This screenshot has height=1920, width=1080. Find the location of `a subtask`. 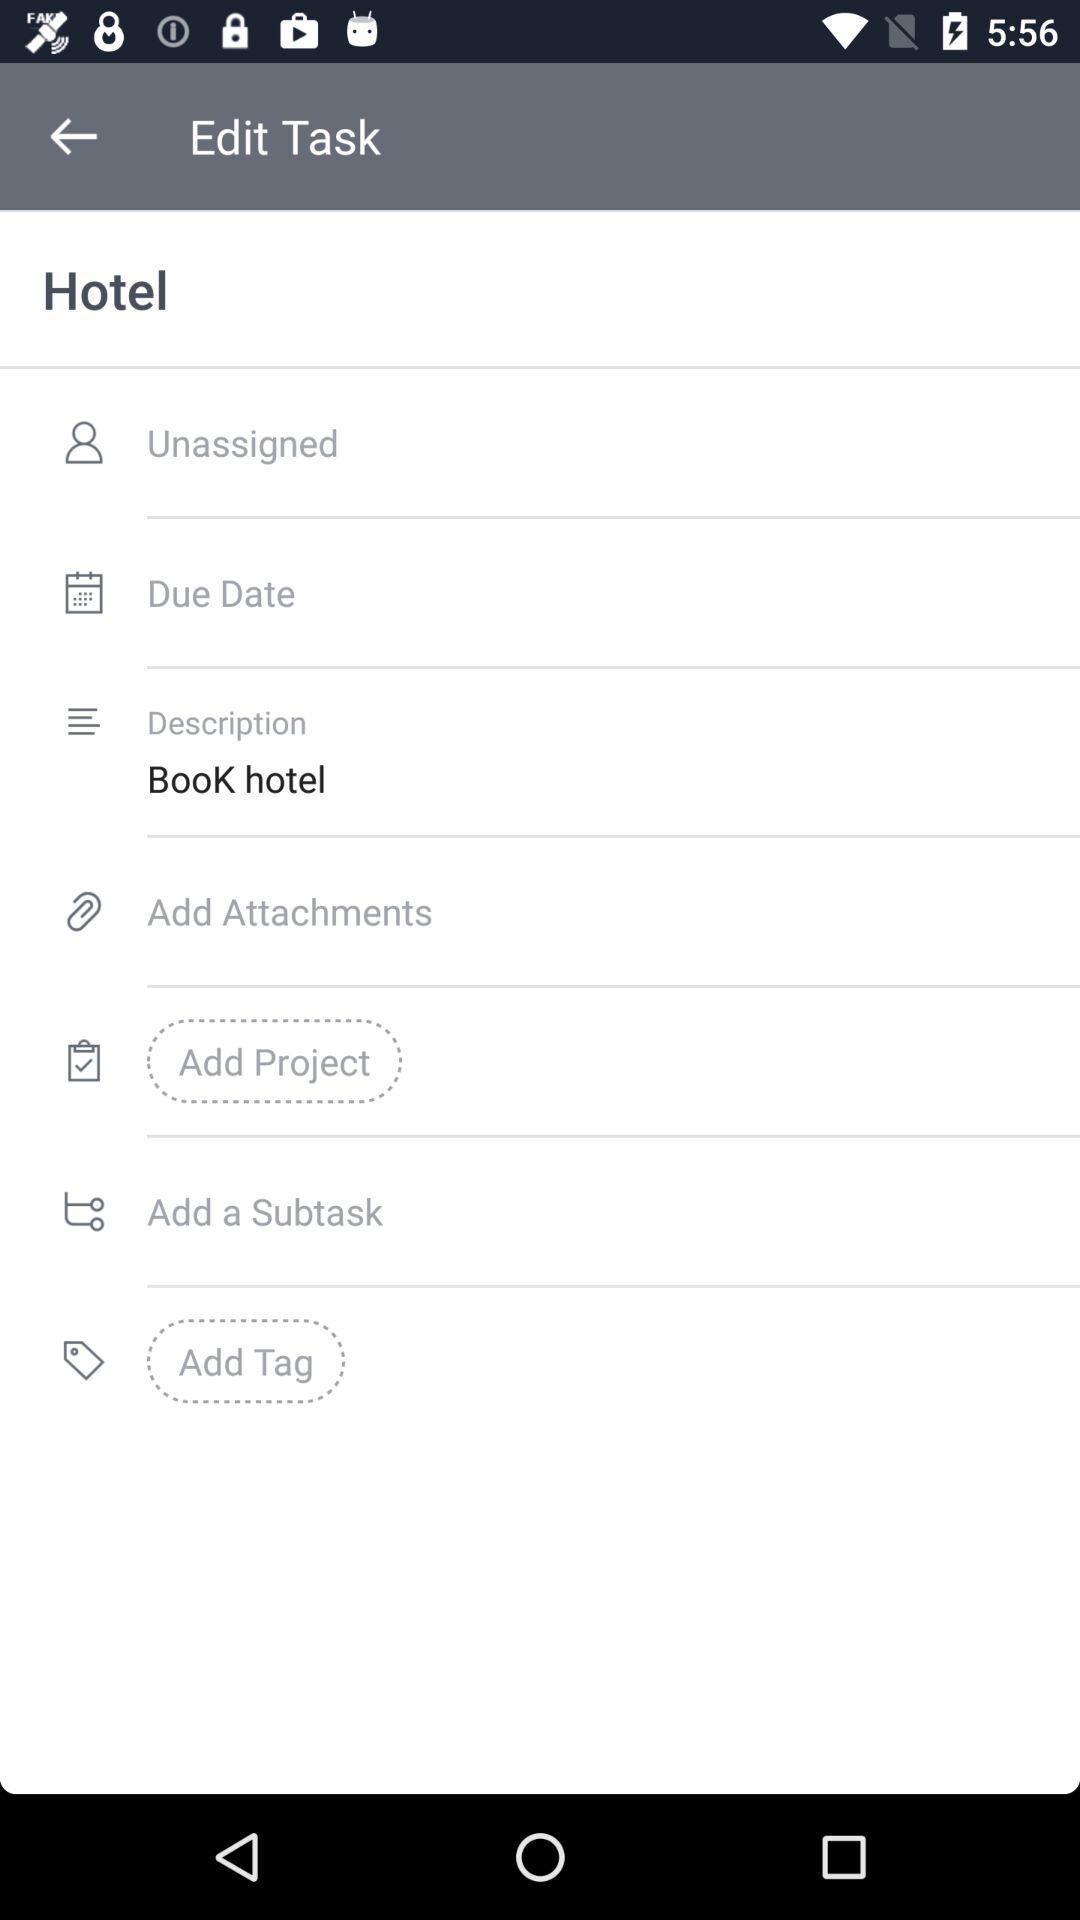

a subtask is located at coordinates (612, 1210).